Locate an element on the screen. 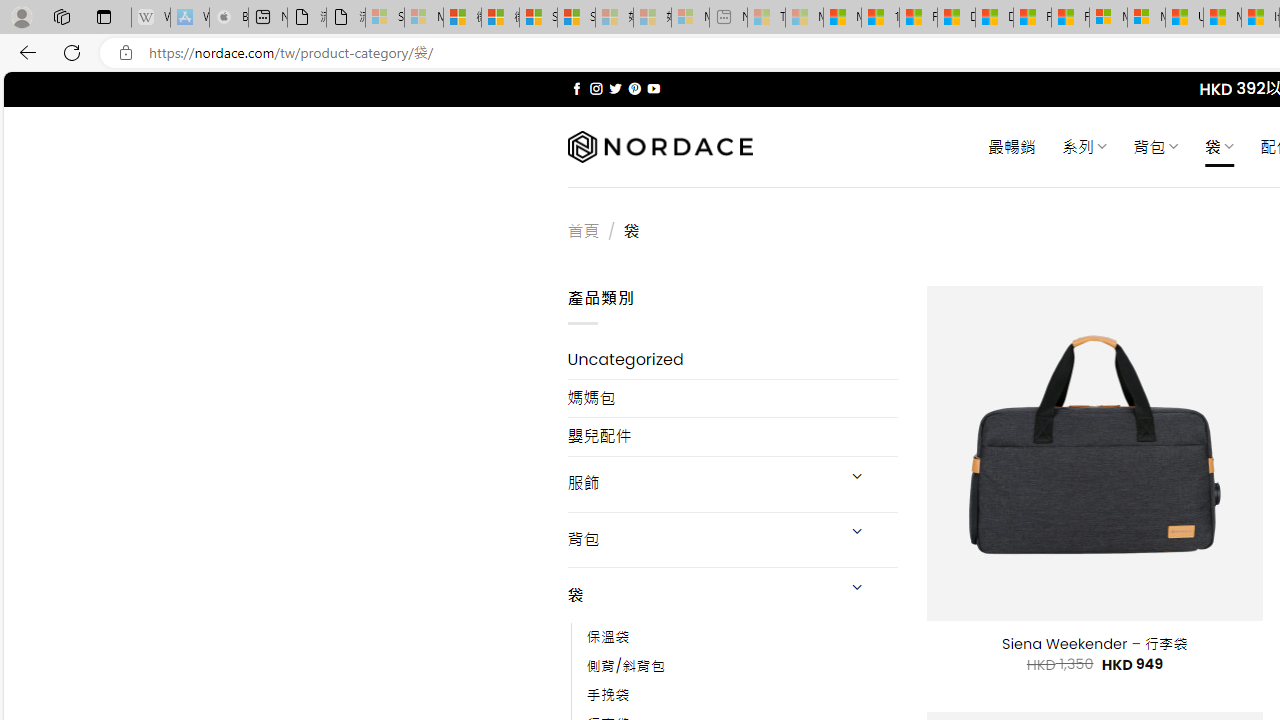  'Microsoft Services Agreement - Sleeping' is located at coordinates (422, 17).